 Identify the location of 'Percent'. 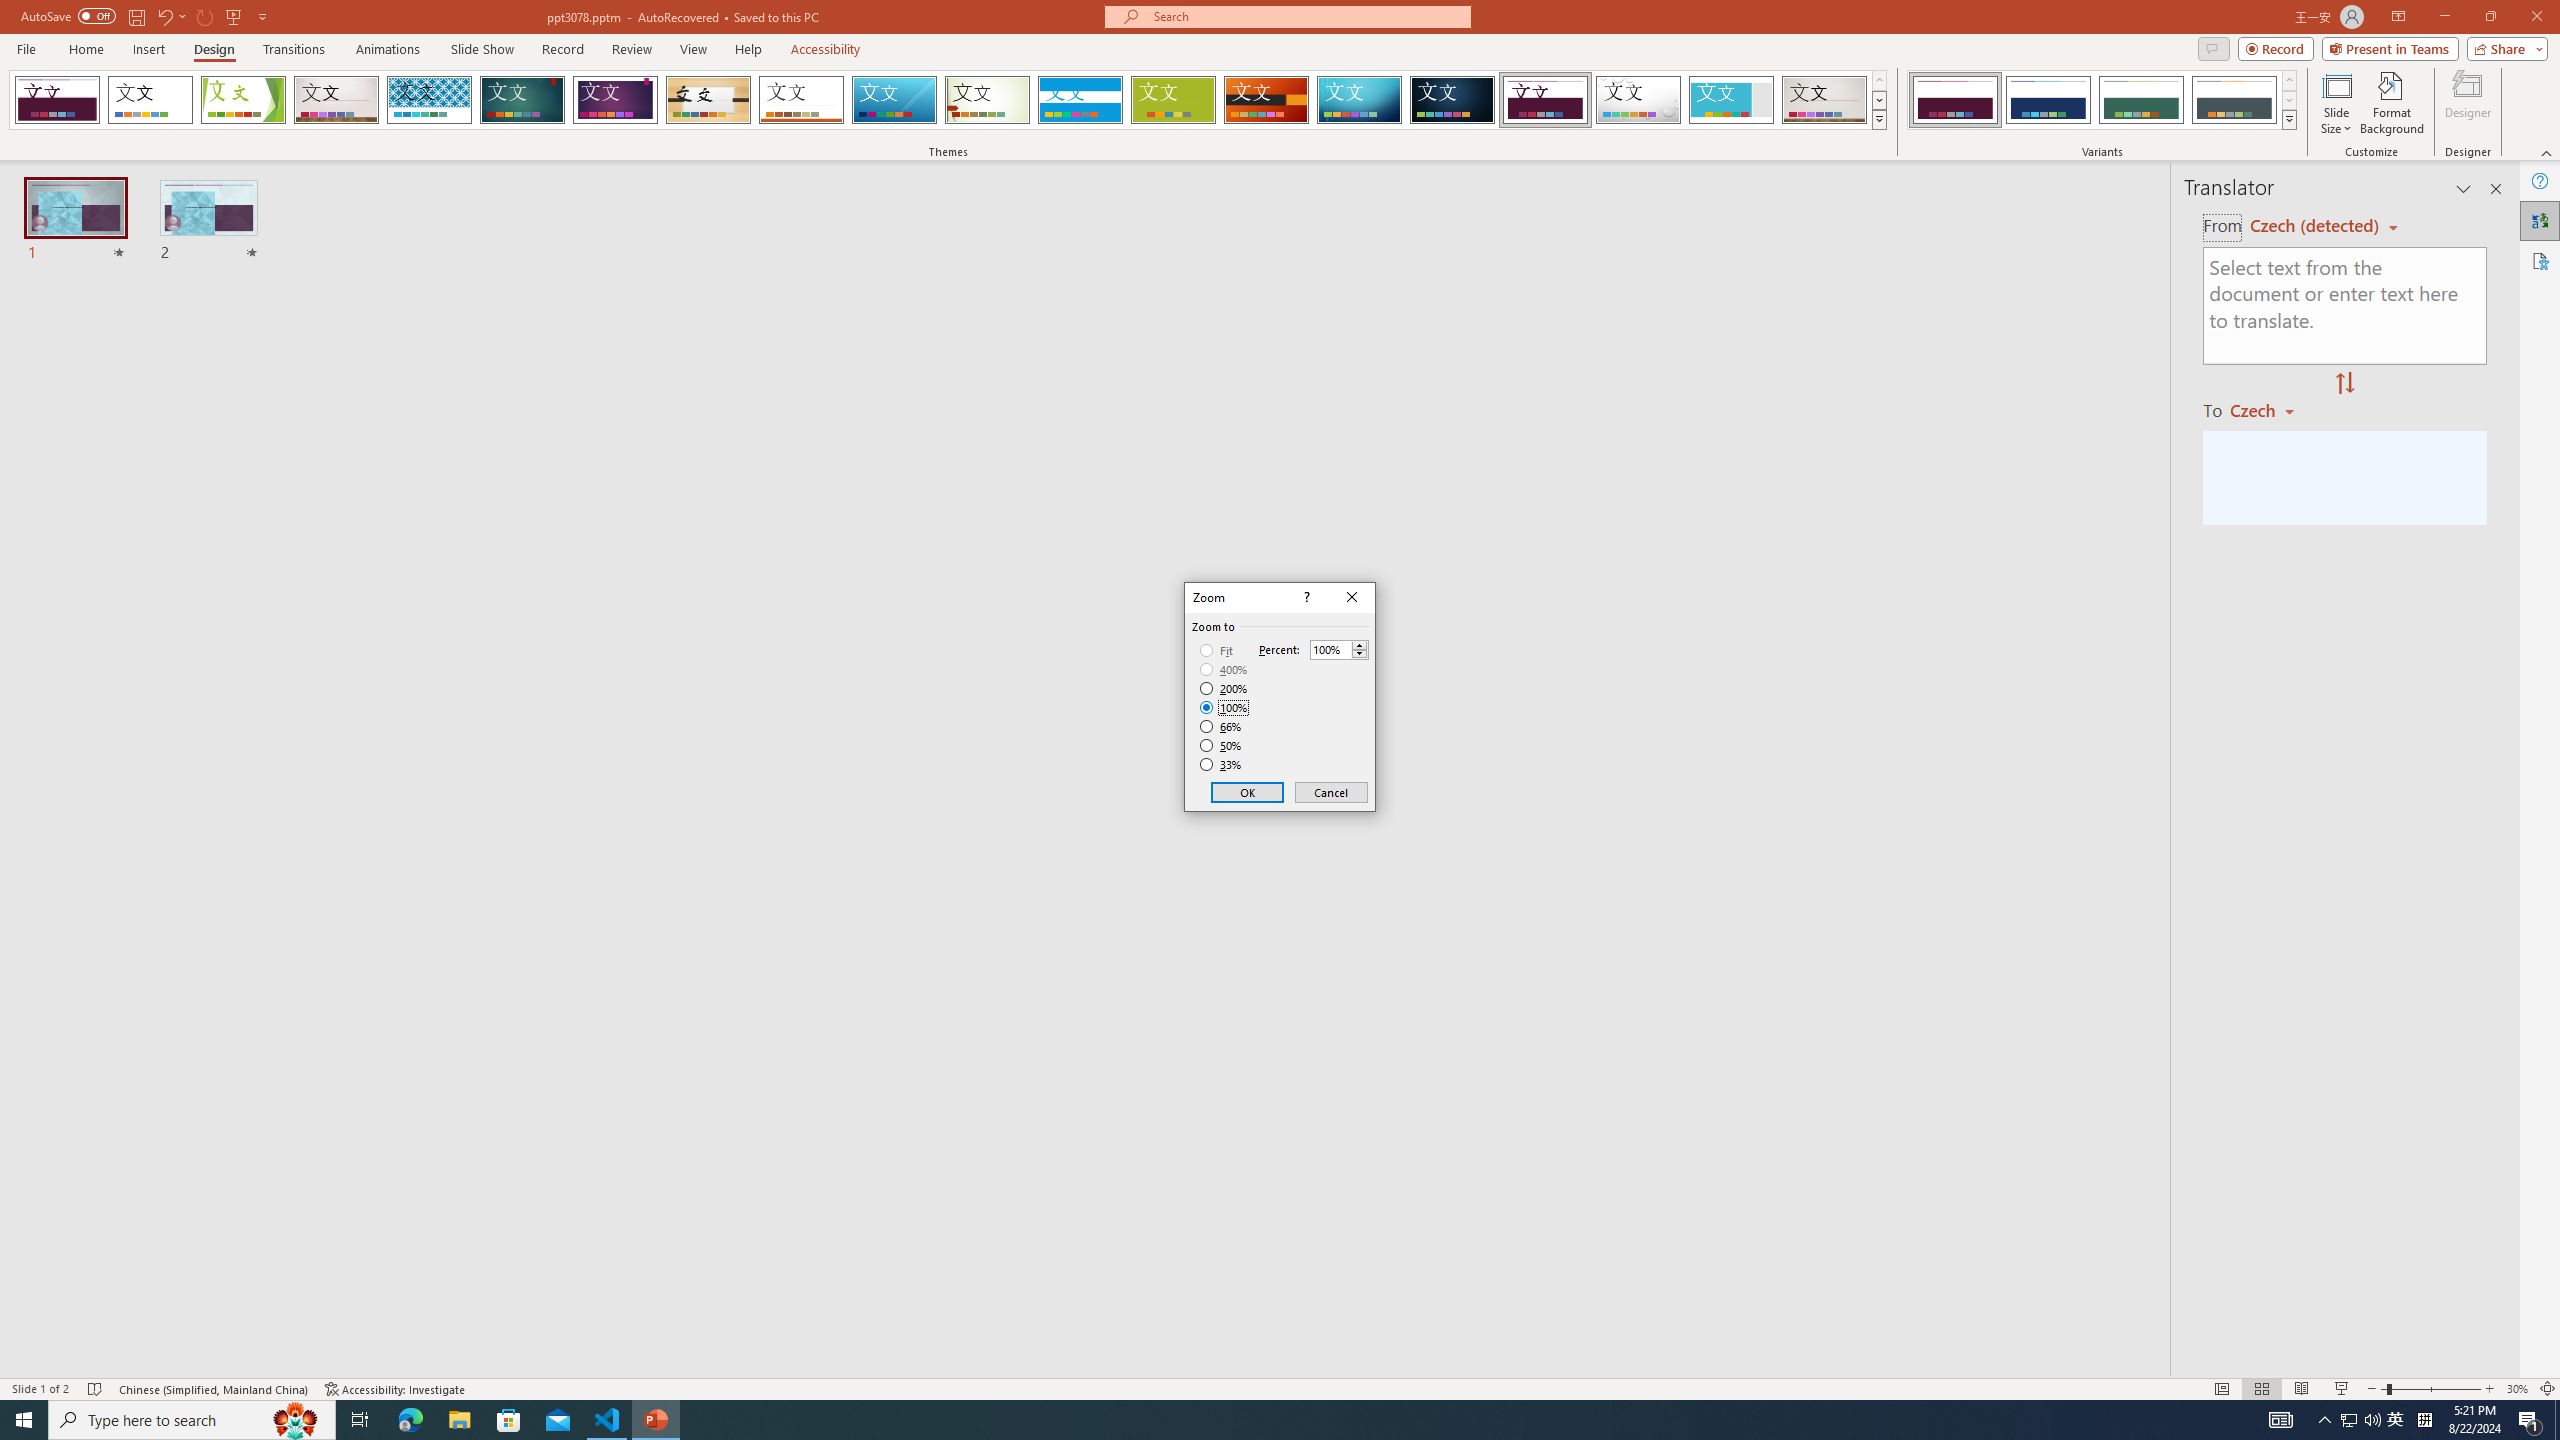
(1340, 648).